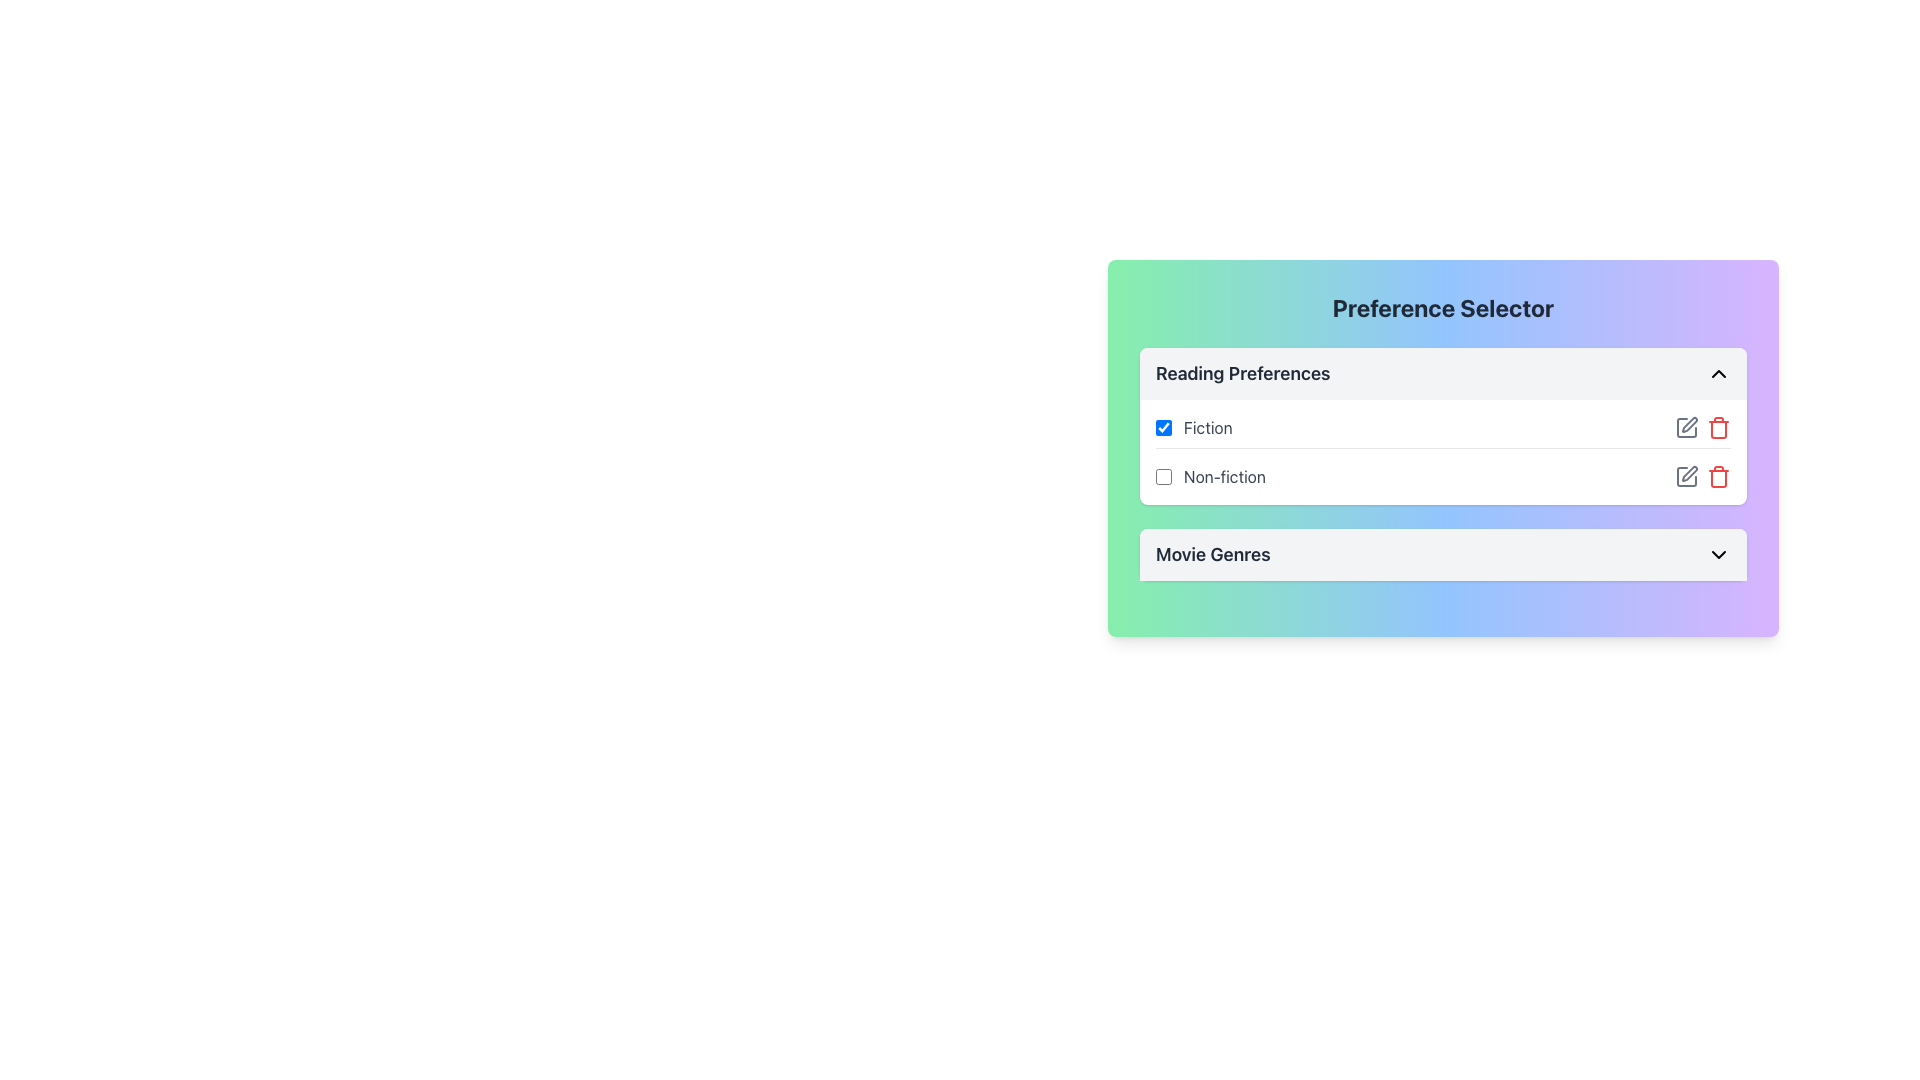  Describe the element at coordinates (1194, 427) in the screenshot. I see `the checkbox for 'Fiction' under the 'Reading Preferences' category` at that location.